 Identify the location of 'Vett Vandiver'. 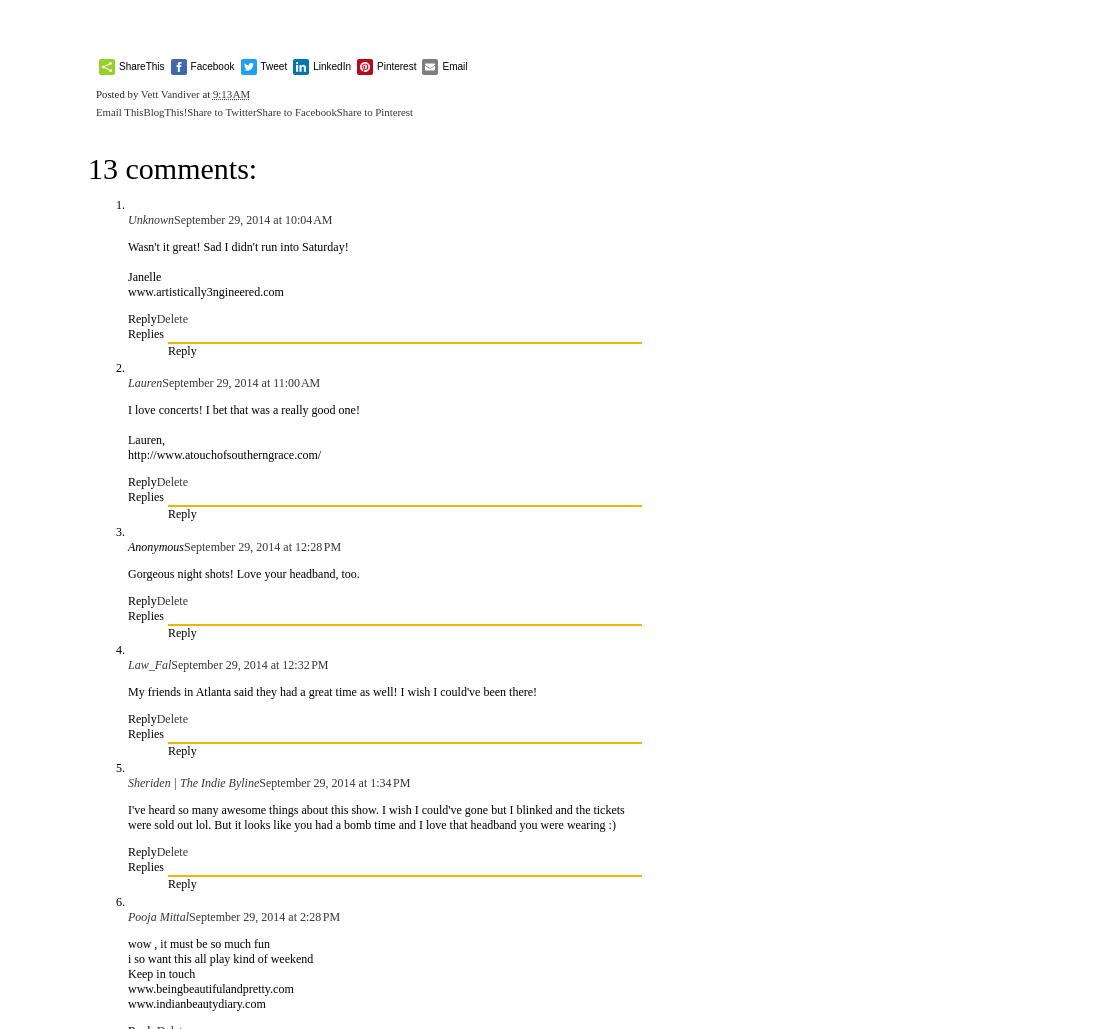
(170, 93).